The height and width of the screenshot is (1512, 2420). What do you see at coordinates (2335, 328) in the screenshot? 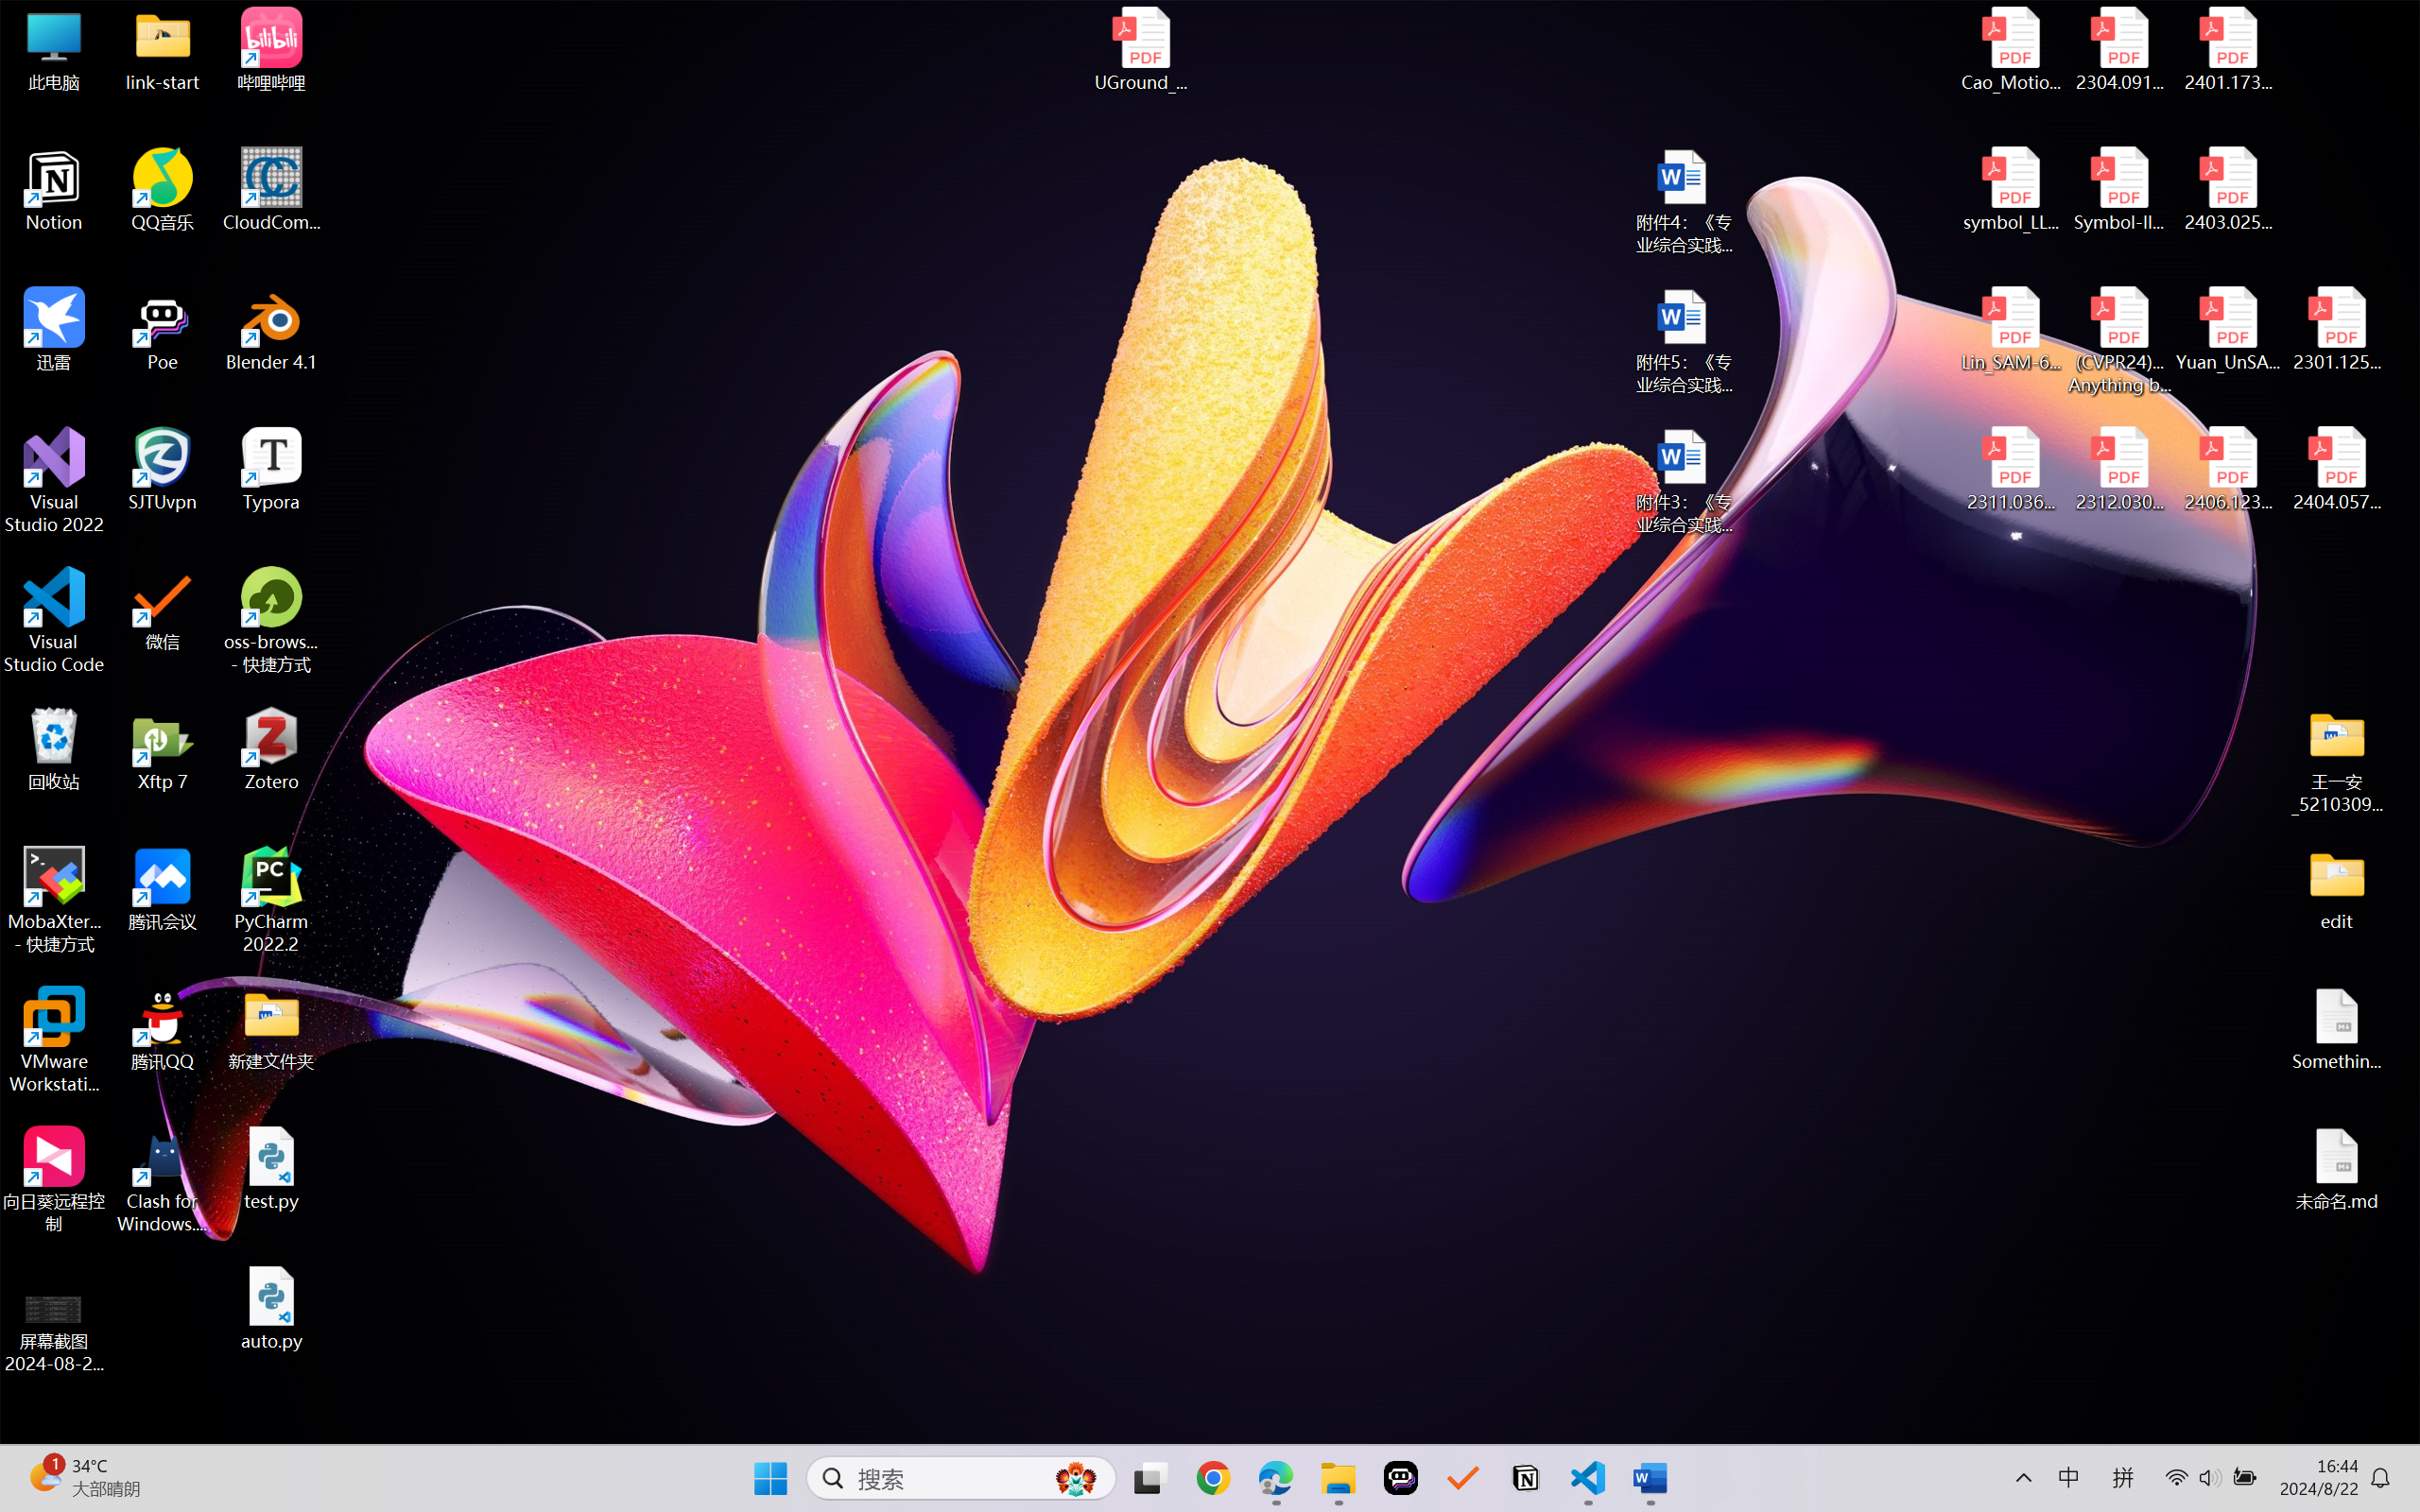
I see `'2301.12597v3.pdf'` at bounding box center [2335, 328].